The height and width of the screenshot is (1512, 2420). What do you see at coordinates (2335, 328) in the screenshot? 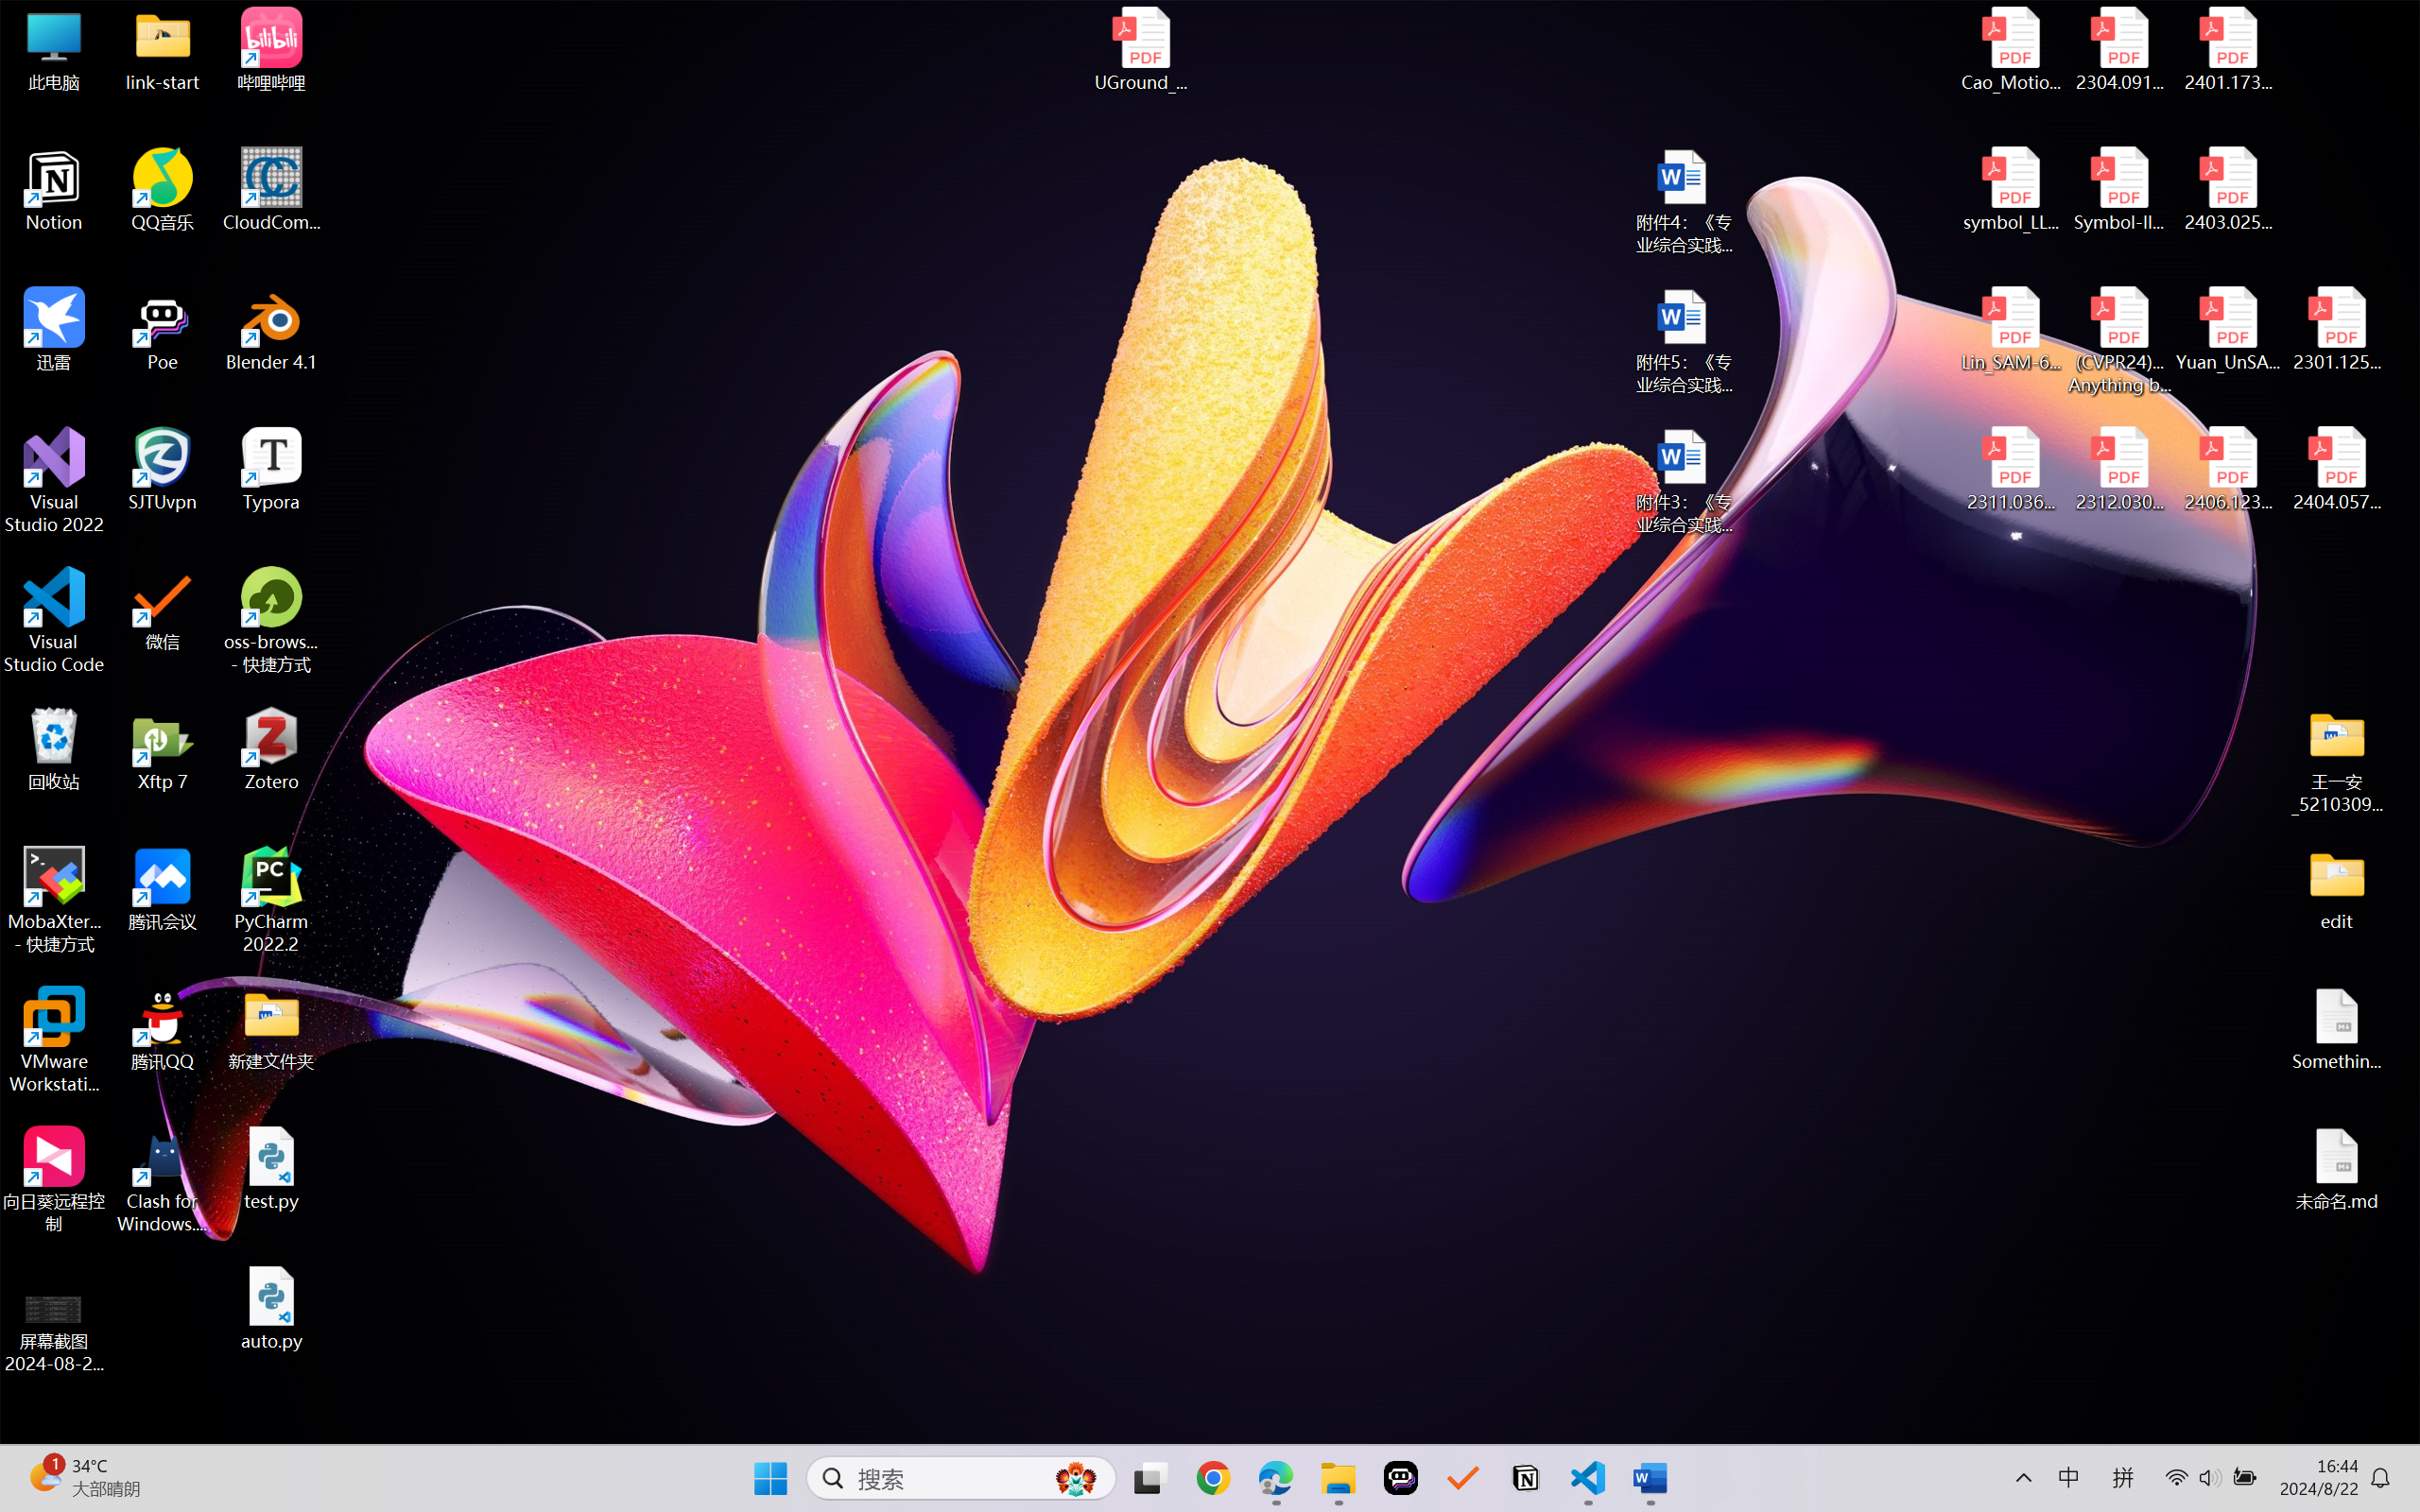
I see `'2301.12597v3.pdf'` at bounding box center [2335, 328].